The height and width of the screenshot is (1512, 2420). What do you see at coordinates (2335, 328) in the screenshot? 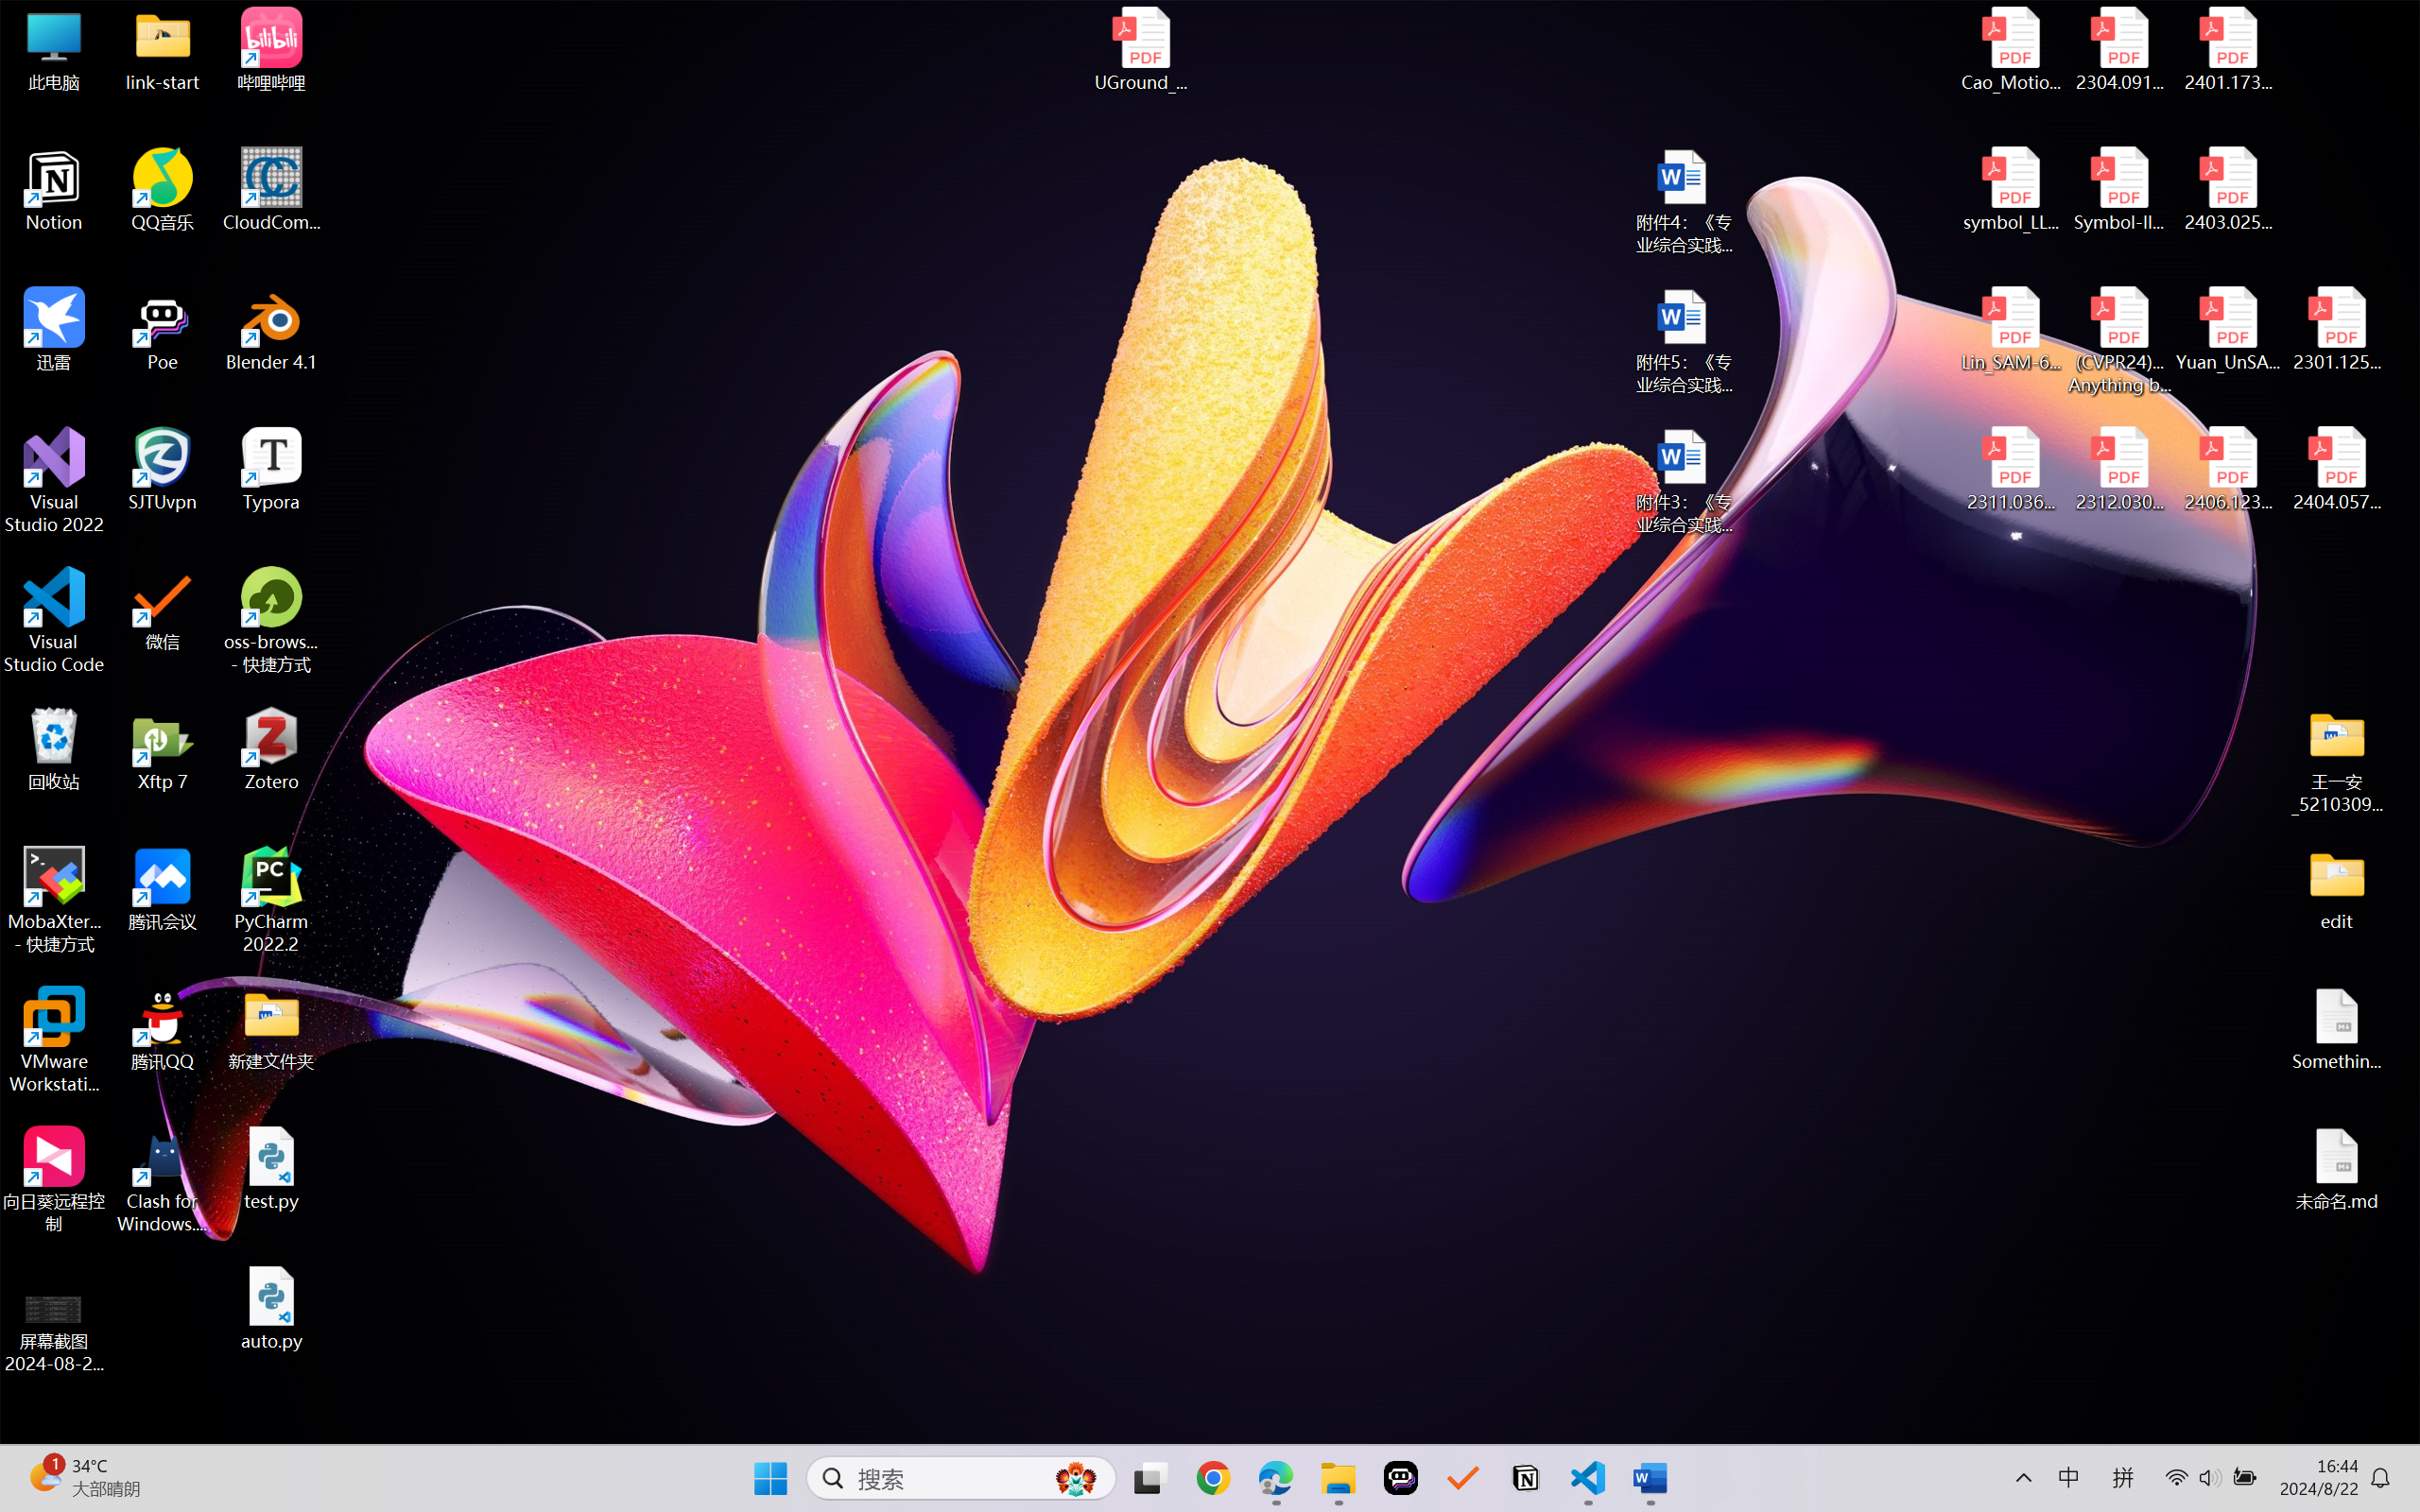
I see `'2301.12597v3.pdf'` at bounding box center [2335, 328].